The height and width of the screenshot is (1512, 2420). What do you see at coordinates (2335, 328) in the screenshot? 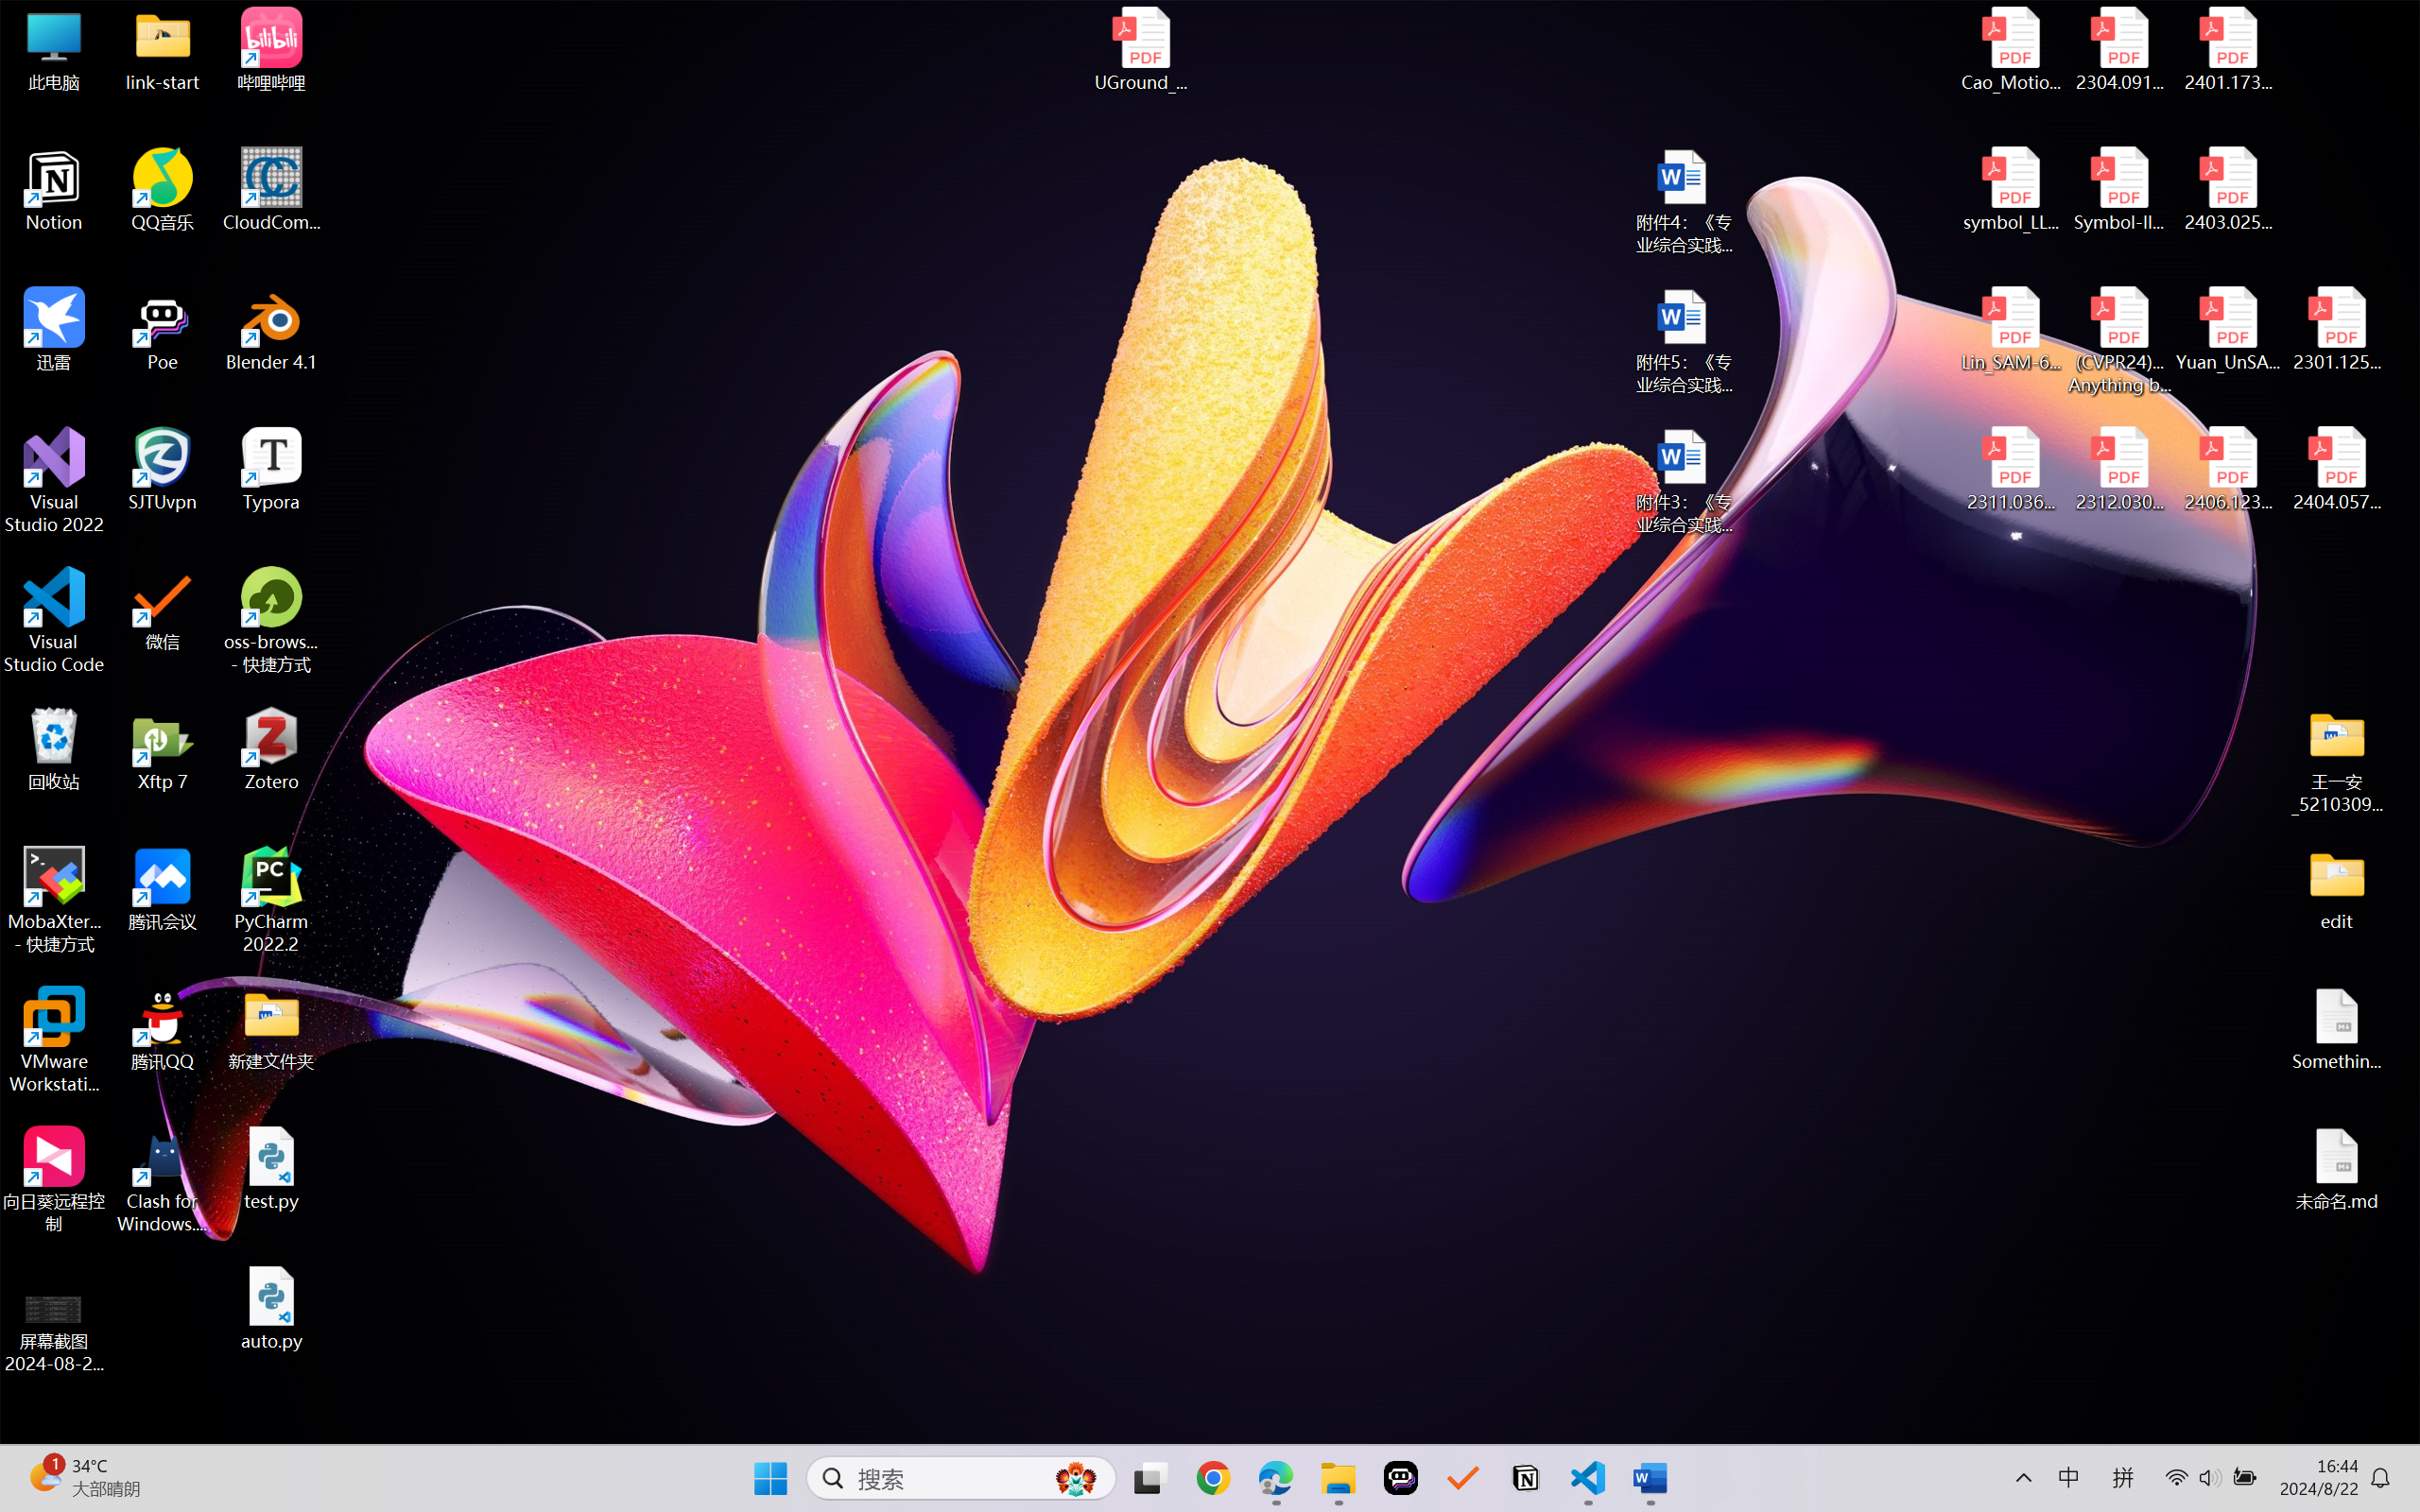
I see `'2301.12597v3.pdf'` at bounding box center [2335, 328].